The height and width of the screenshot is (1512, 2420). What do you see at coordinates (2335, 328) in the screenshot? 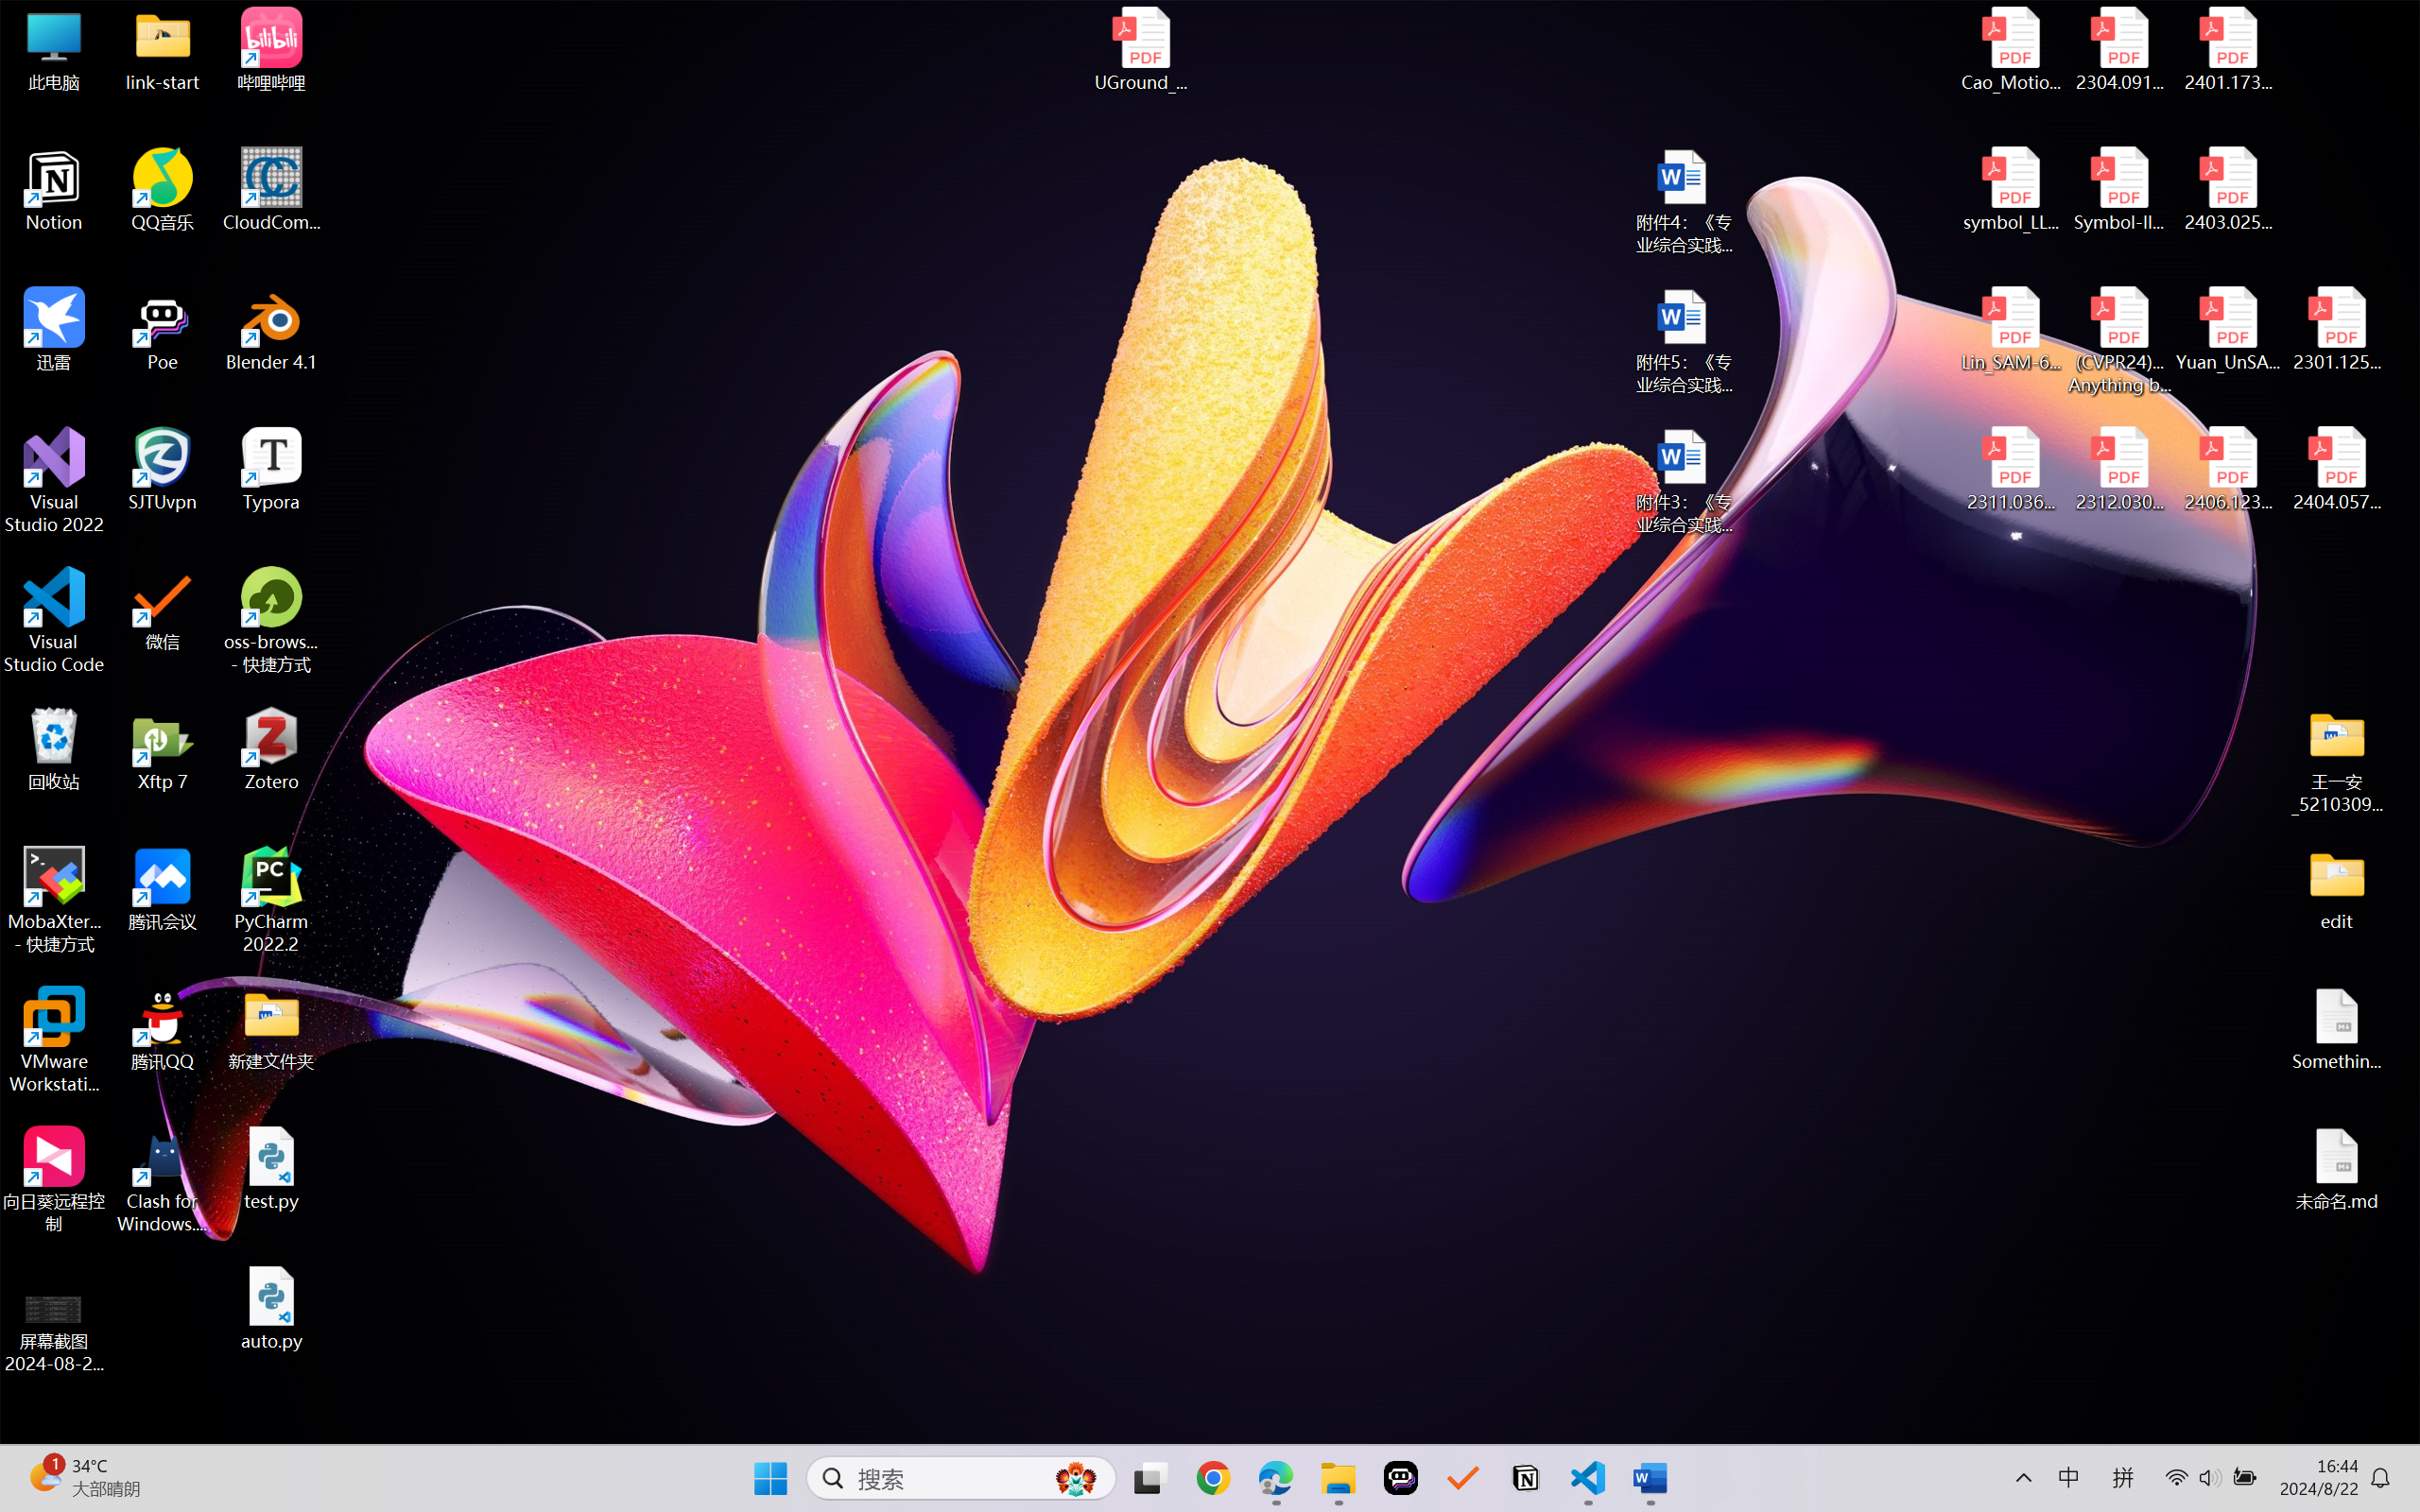
I see `'2301.12597v3.pdf'` at bounding box center [2335, 328].